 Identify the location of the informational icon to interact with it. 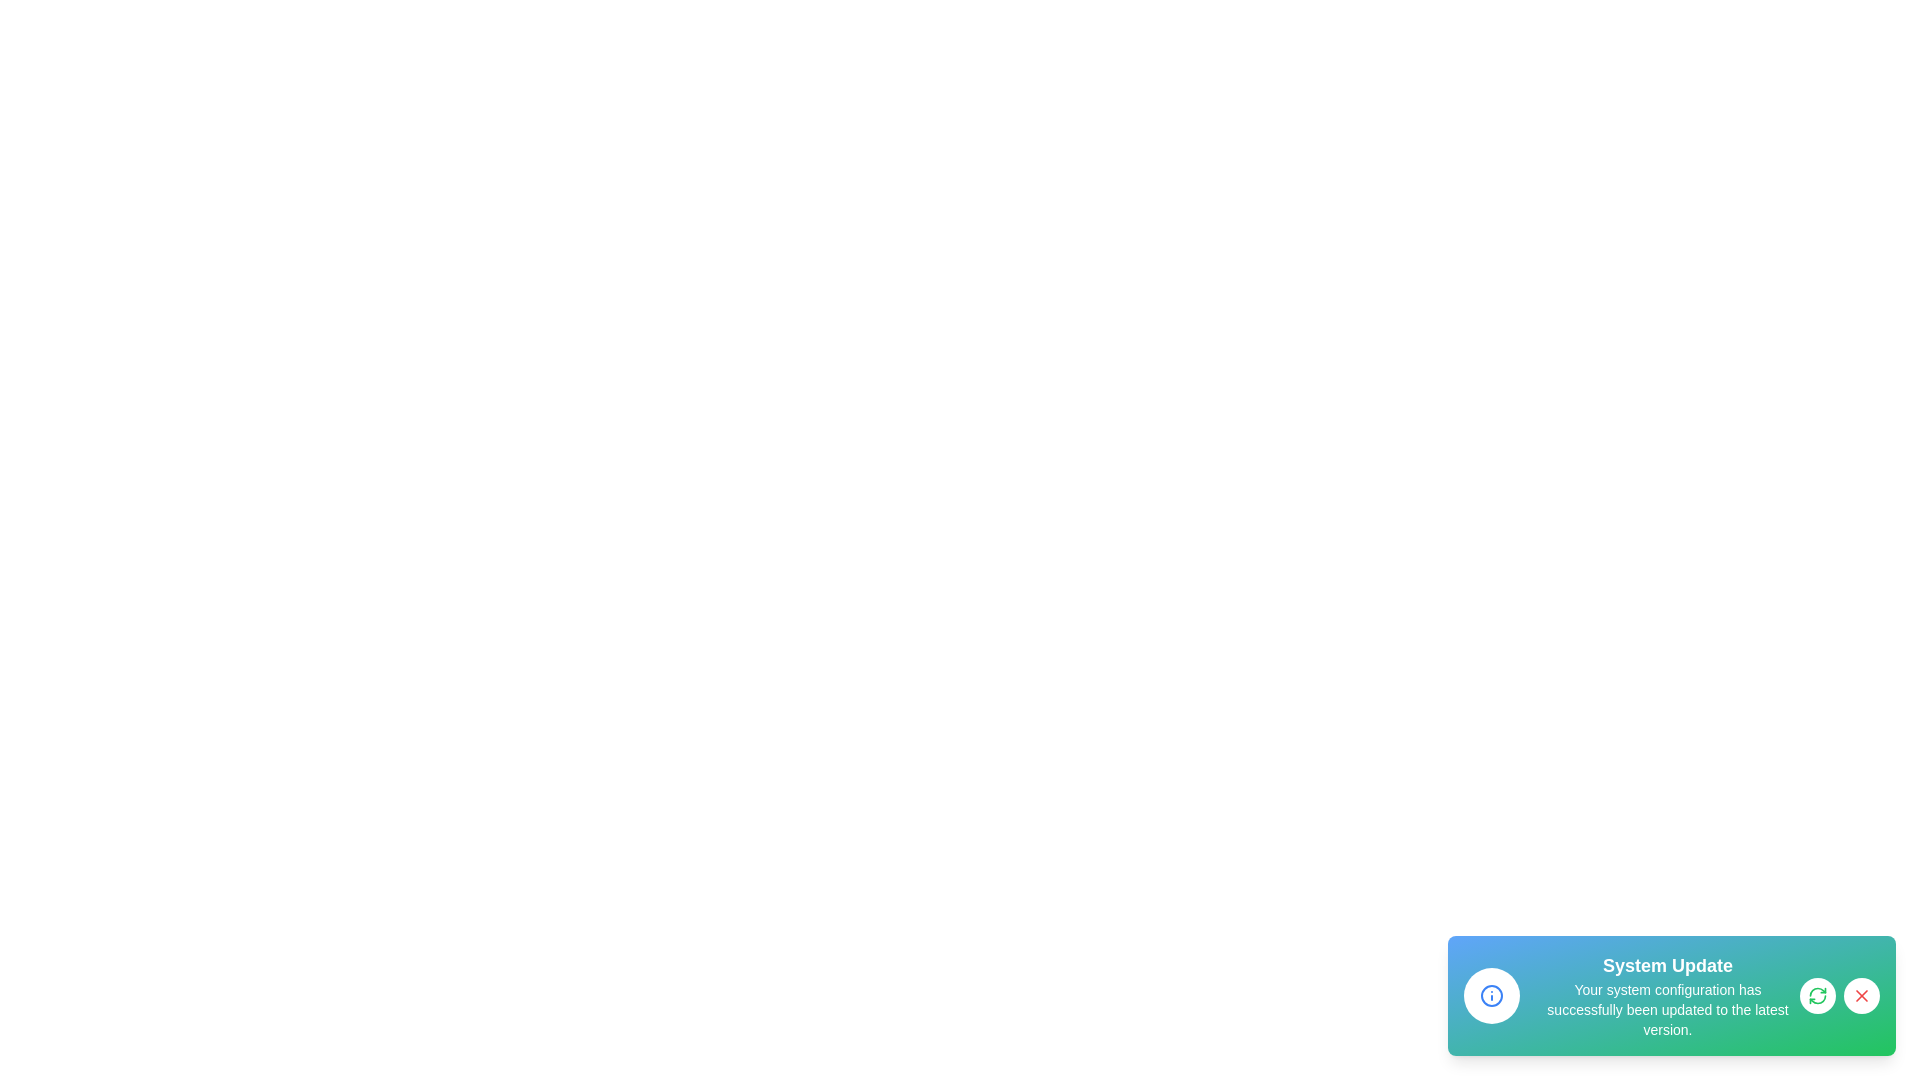
(1492, 995).